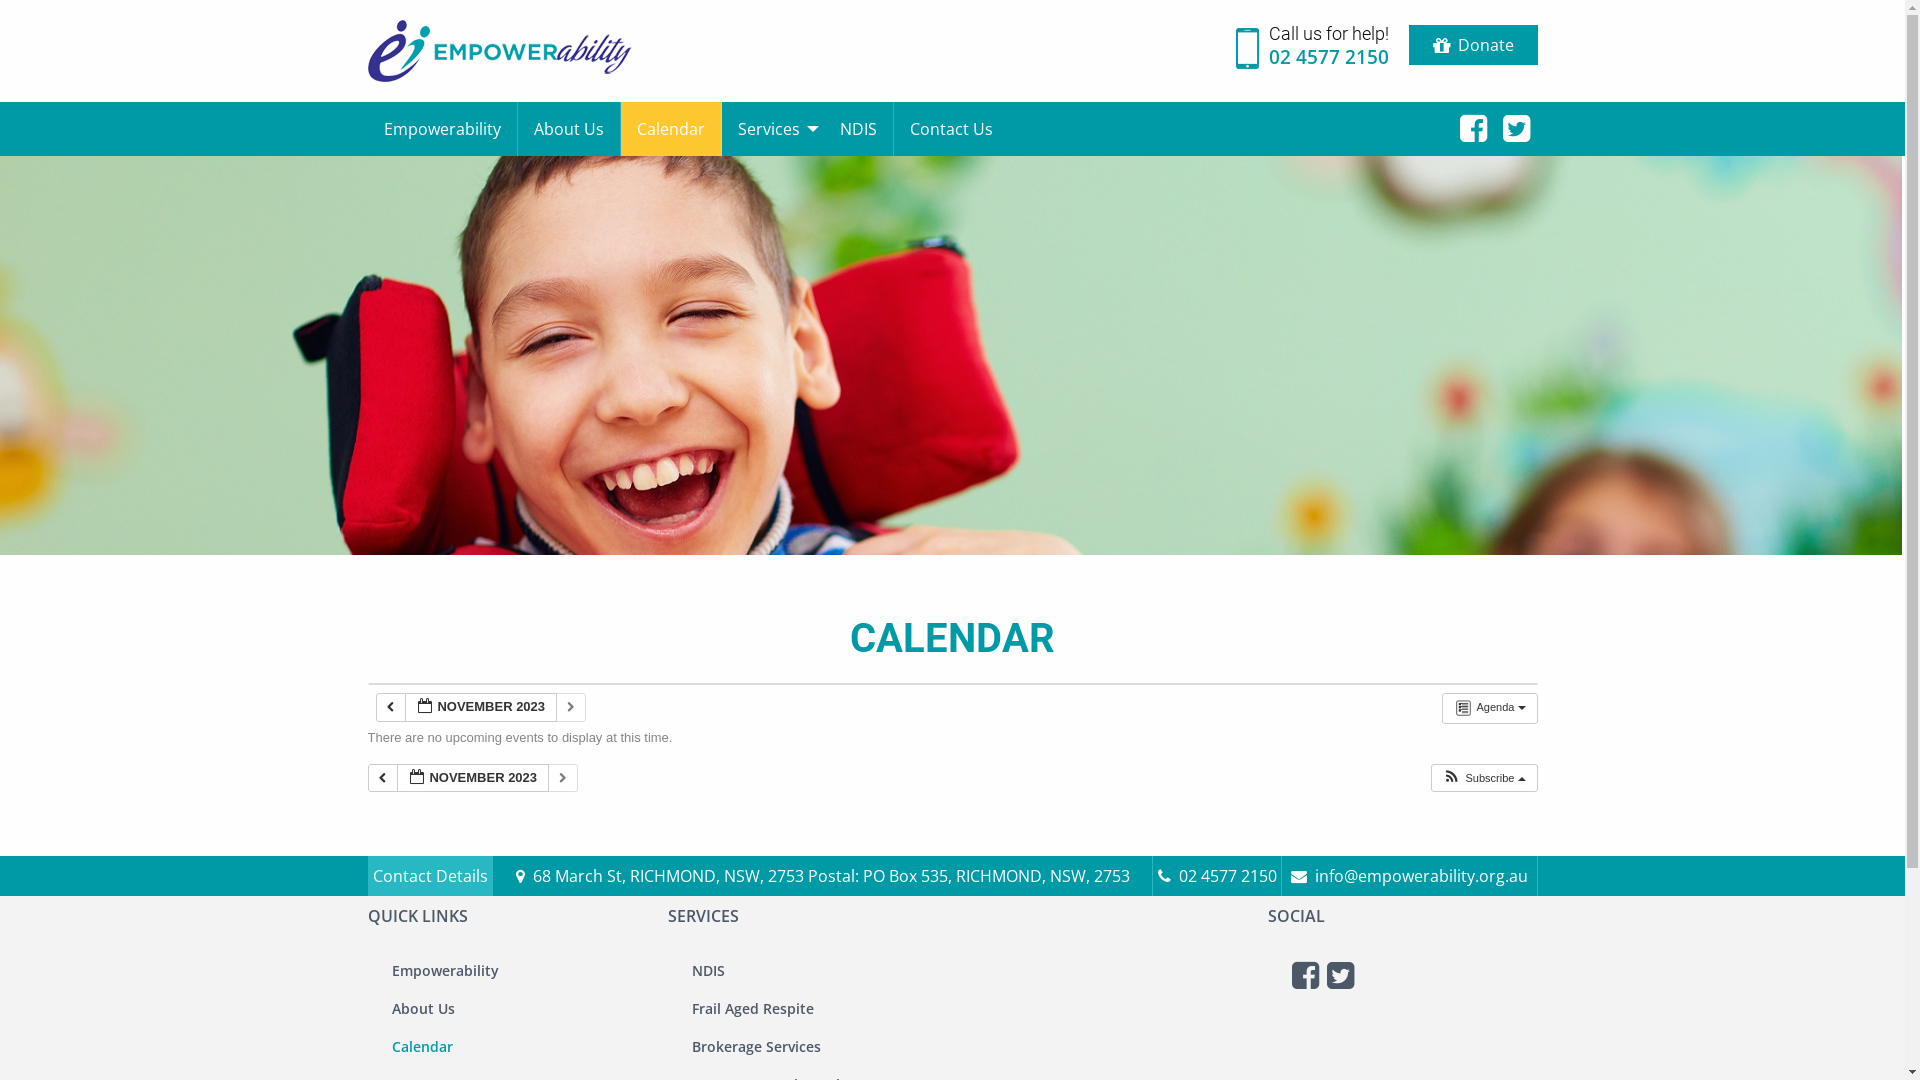 This screenshot has height=1080, width=1920. What do you see at coordinates (1216, 874) in the screenshot?
I see `'02 4577 2150'` at bounding box center [1216, 874].